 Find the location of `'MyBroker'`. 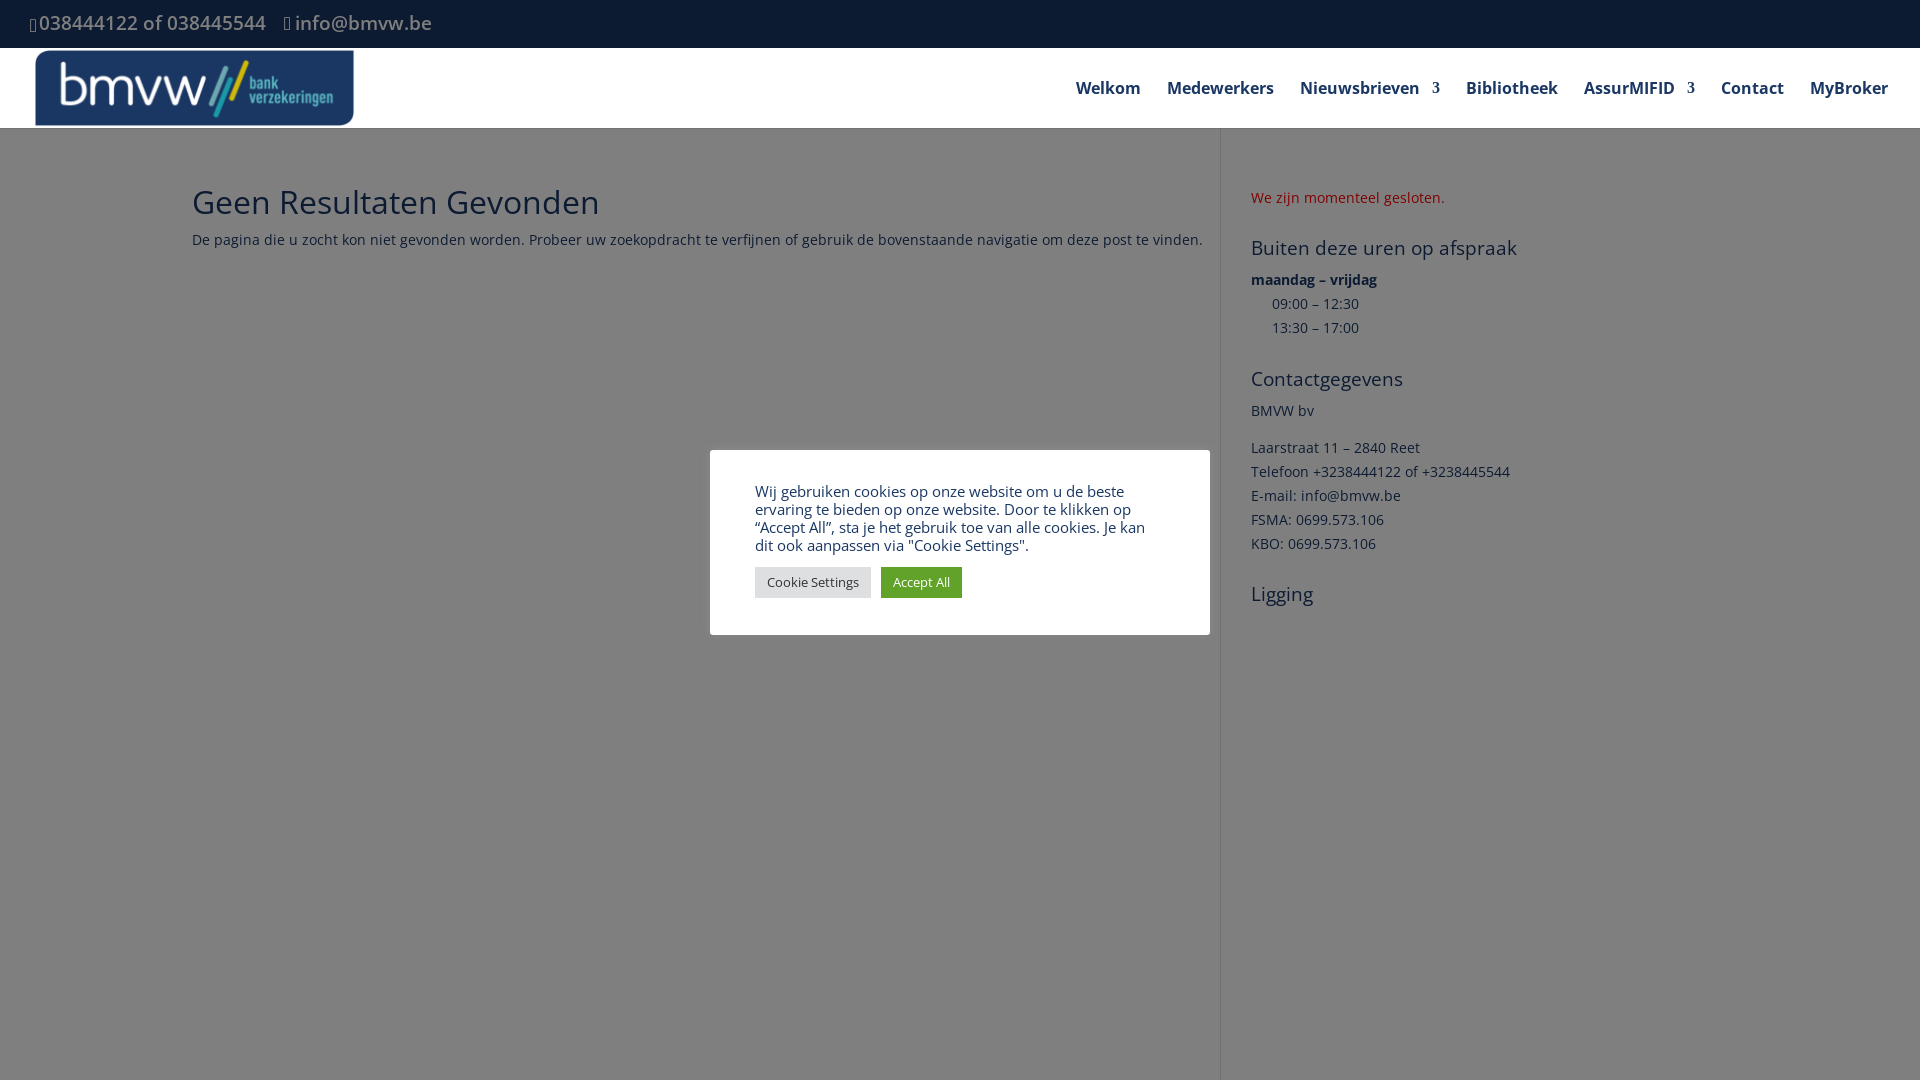

'MyBroker' is located at coordinates (1847, 103).